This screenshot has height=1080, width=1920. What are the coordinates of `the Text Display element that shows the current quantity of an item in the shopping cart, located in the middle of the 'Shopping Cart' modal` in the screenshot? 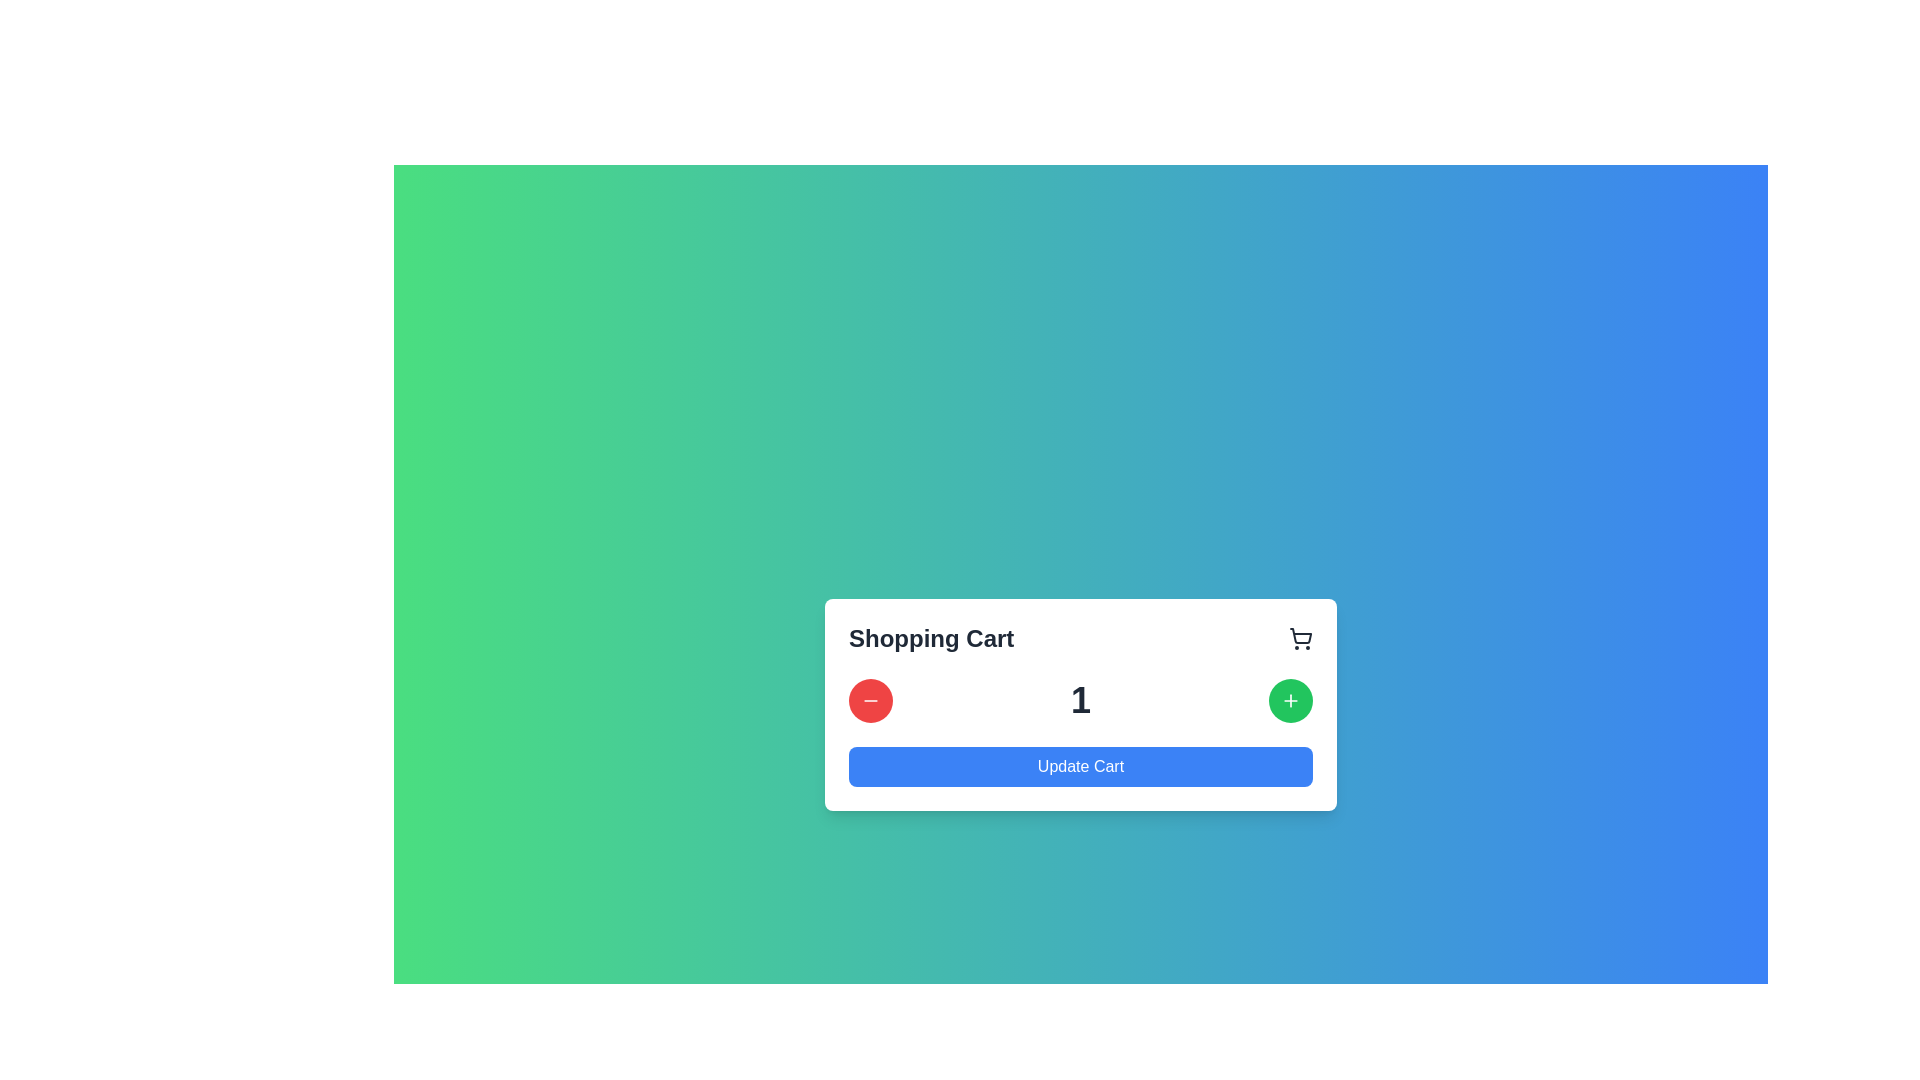 It's located at (1079, 700).